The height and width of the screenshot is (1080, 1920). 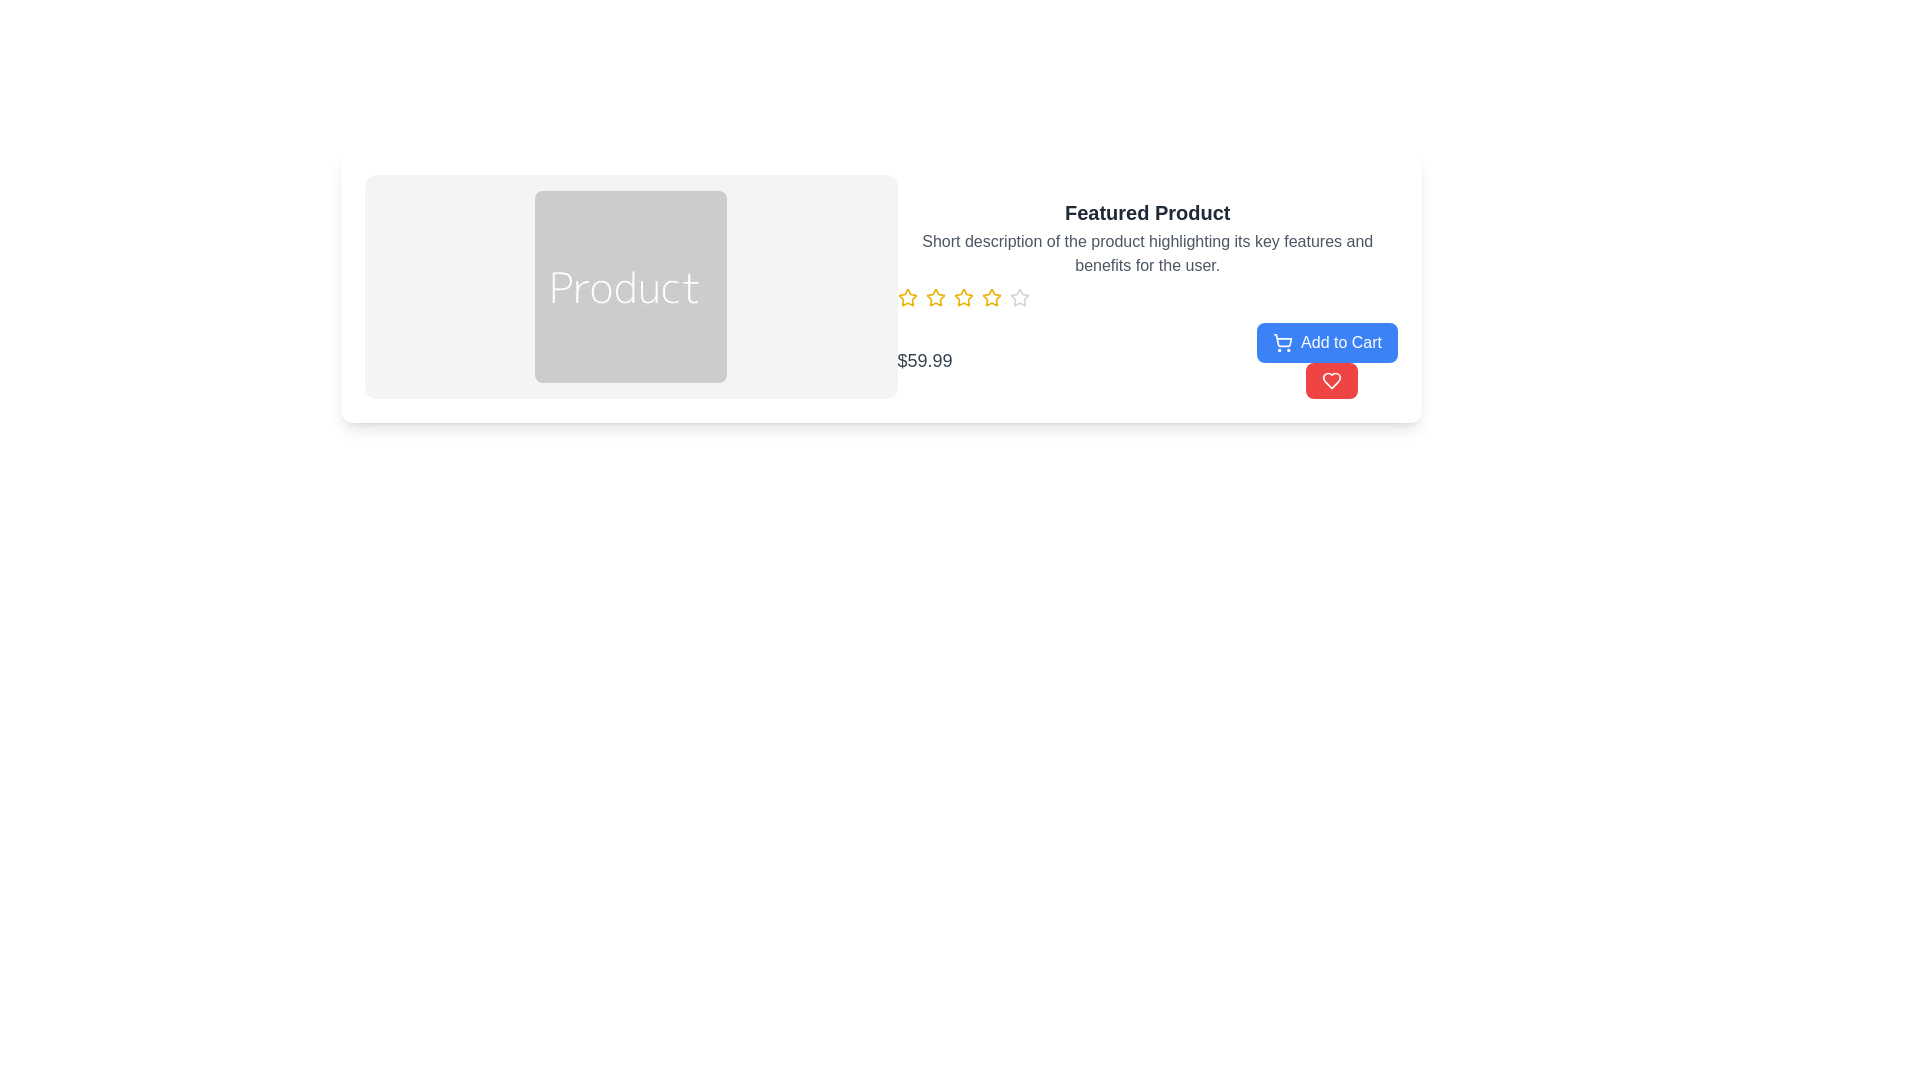 I want to click on the second yellow star icon in the rating component, so click(x=934, y=298).